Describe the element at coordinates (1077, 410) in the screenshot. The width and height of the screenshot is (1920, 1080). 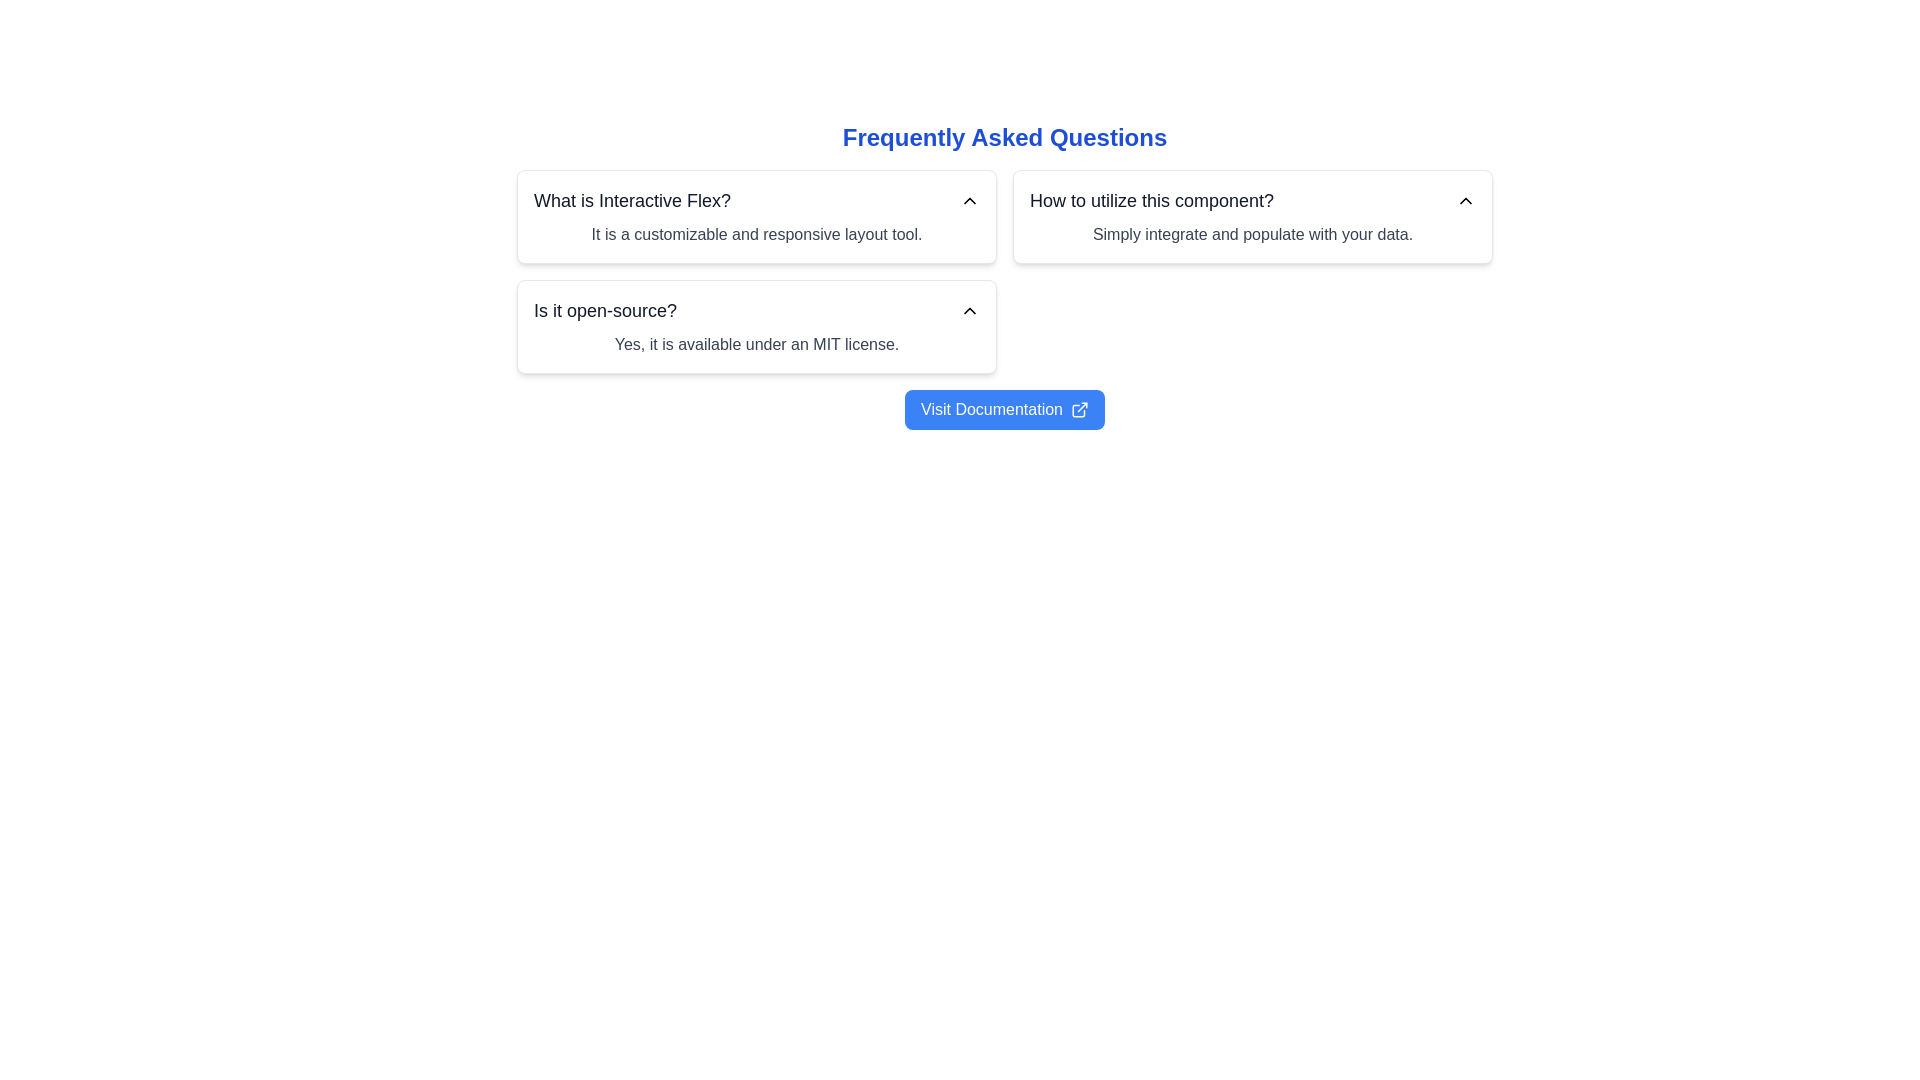
I see `the SVG shape element resembling a rounded rectangle with an outlined style, located near the bottom right of the interface, part of an icon accompanying the 'Visit Documentation' button` at that location.